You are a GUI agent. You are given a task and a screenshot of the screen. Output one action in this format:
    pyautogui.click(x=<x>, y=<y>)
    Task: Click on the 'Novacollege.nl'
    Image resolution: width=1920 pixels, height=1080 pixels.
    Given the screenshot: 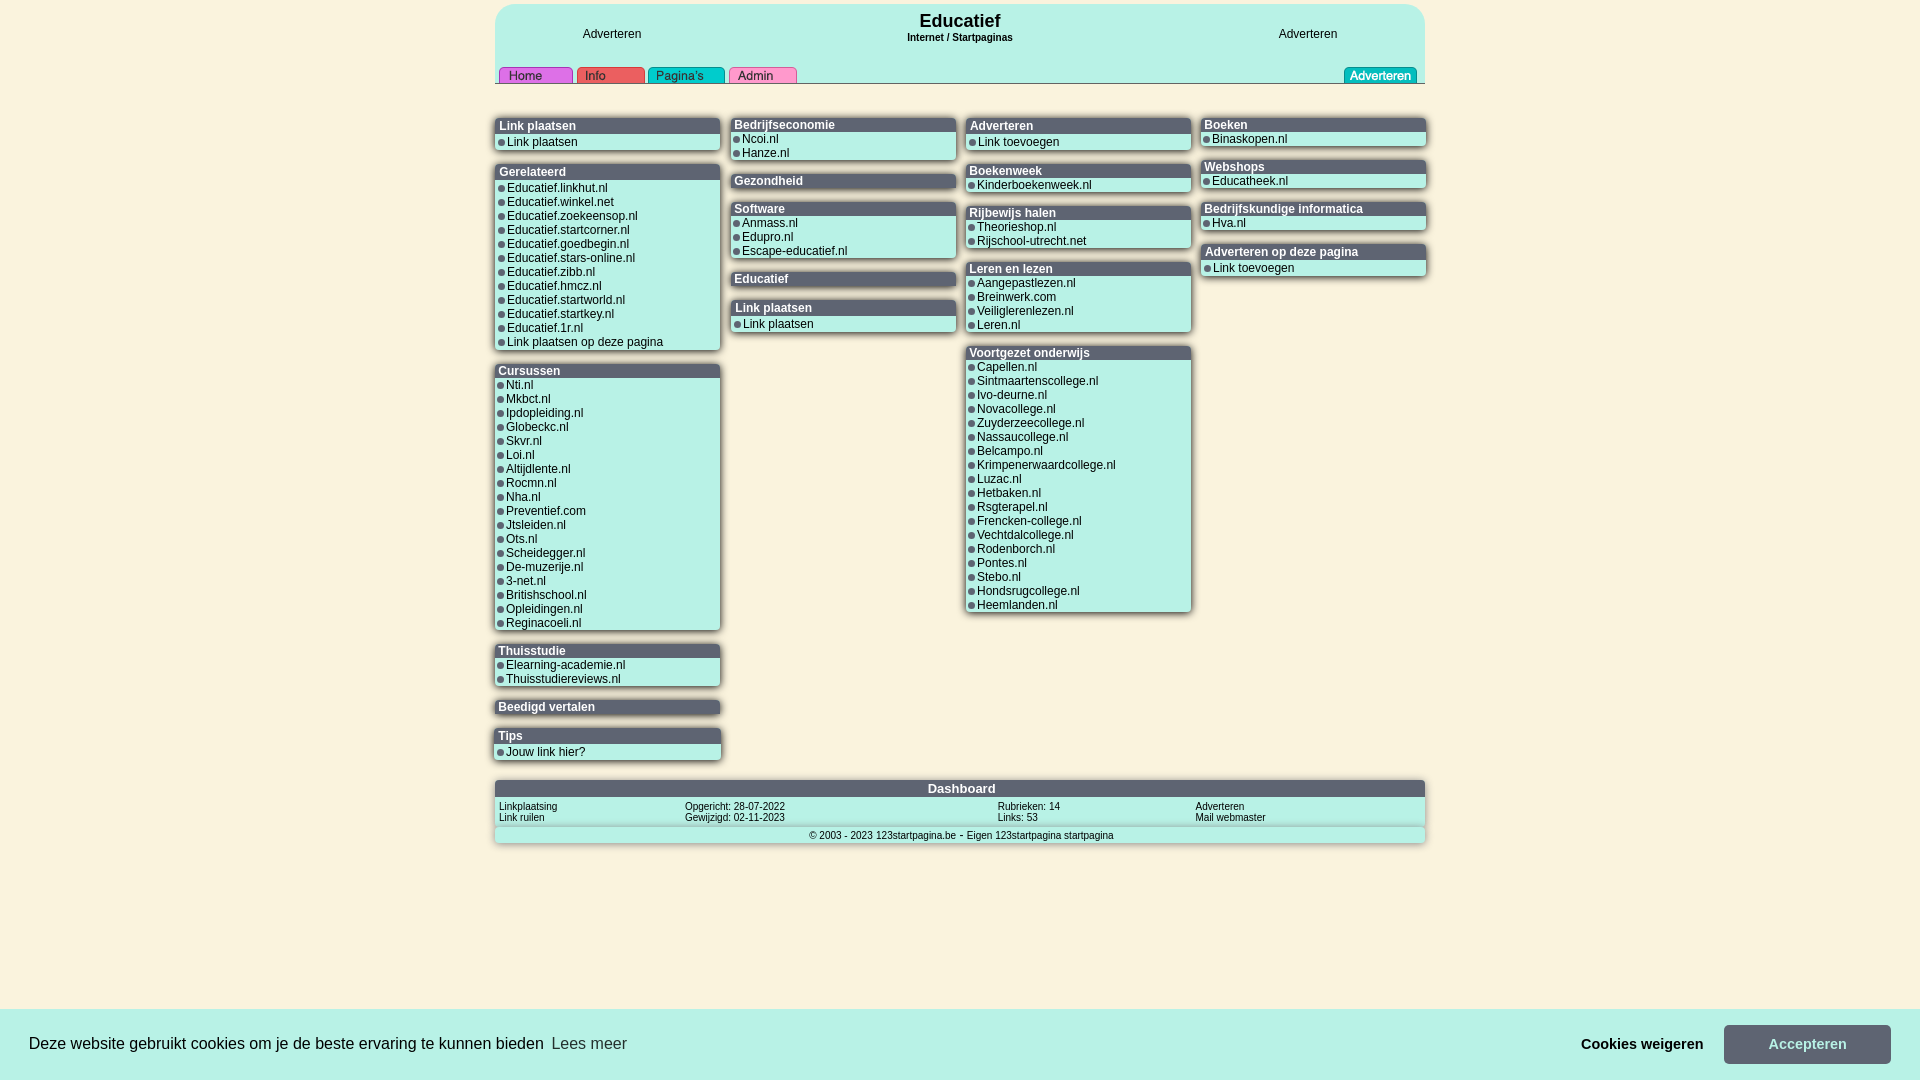 What is the action you would take?
    pyautogui.click(x=1016, y=407)
    